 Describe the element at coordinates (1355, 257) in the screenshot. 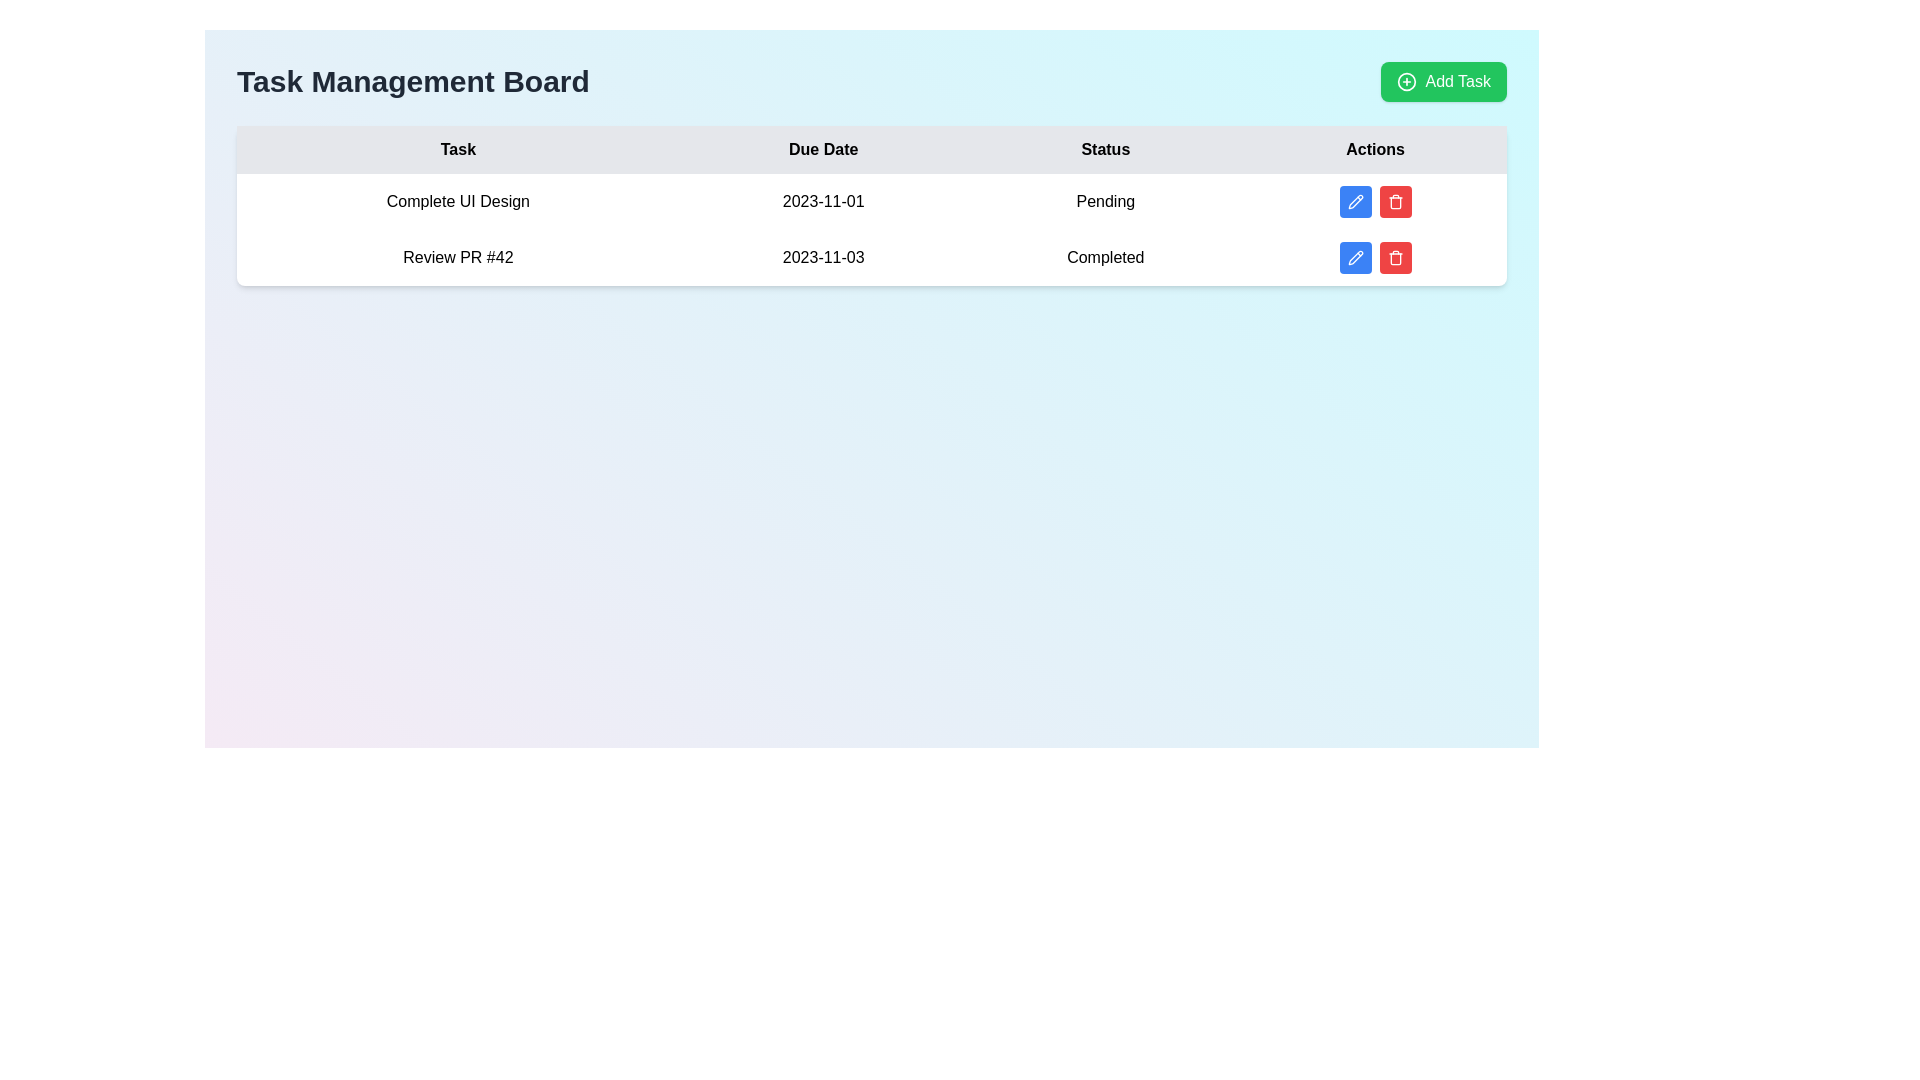

I see `the edit button for the 'Review PR #42' task` at that location.